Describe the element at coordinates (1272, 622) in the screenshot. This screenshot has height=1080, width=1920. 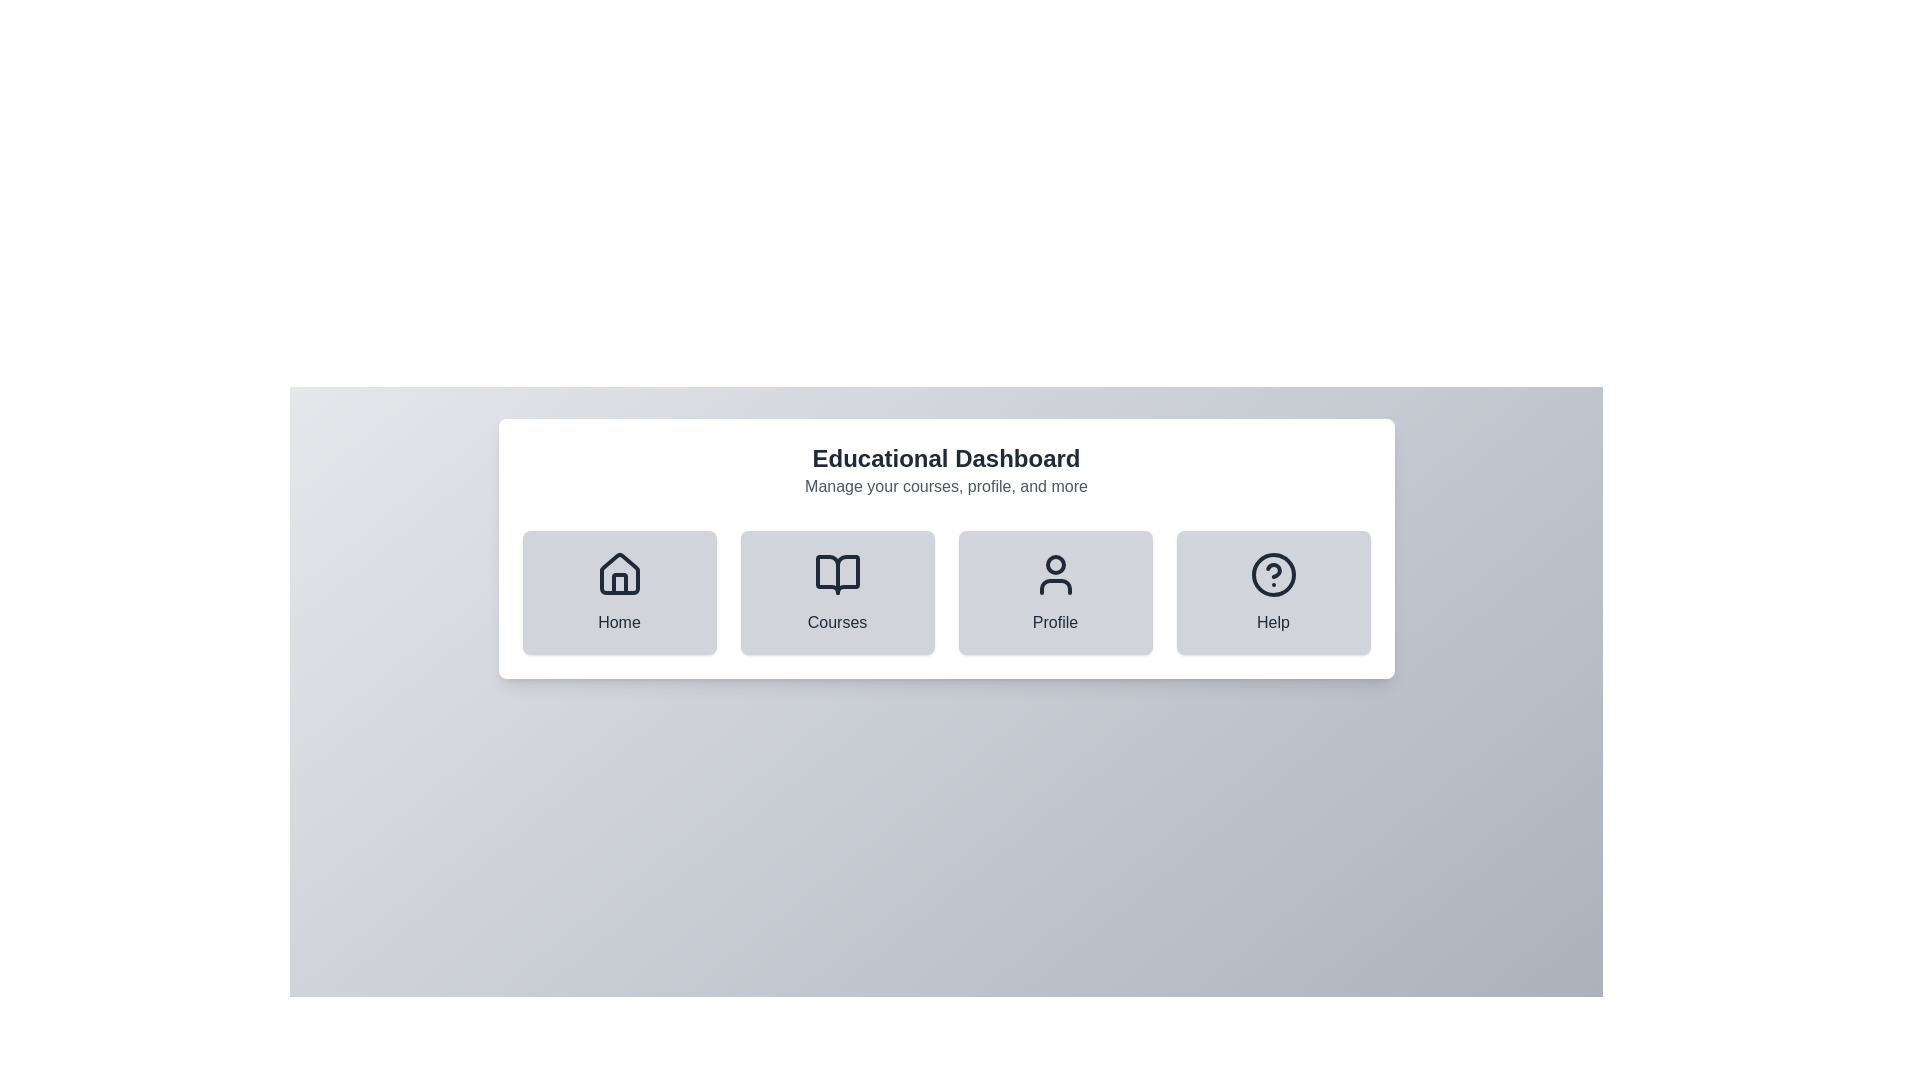
I see `the text label that provides help or support, located under the circular question mark icon in the bottom-right section of the dashboard` at that location.